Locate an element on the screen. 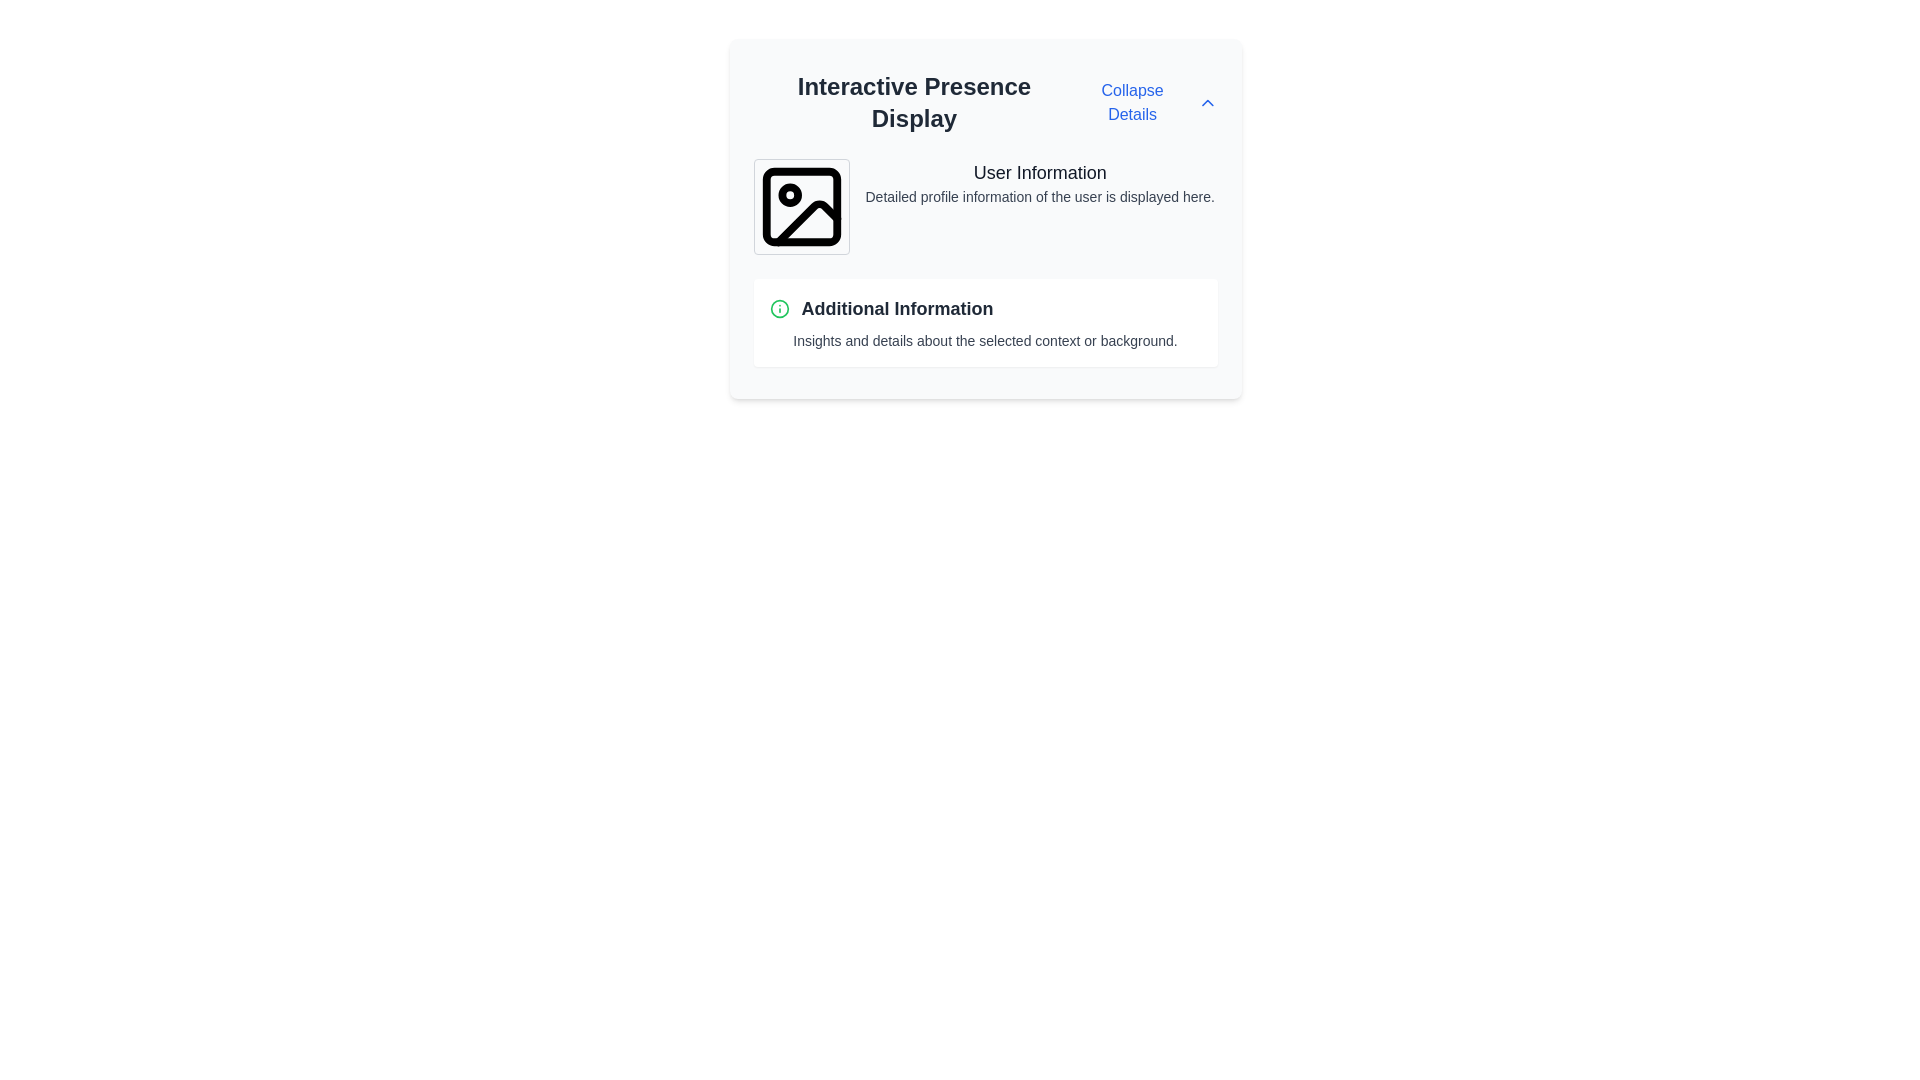  the static label or text heading that reads 'Interactive Presence Display', which is a prominent title in a large, bold dark gray font located near the top of the interface is located at coordinates (913, 103).